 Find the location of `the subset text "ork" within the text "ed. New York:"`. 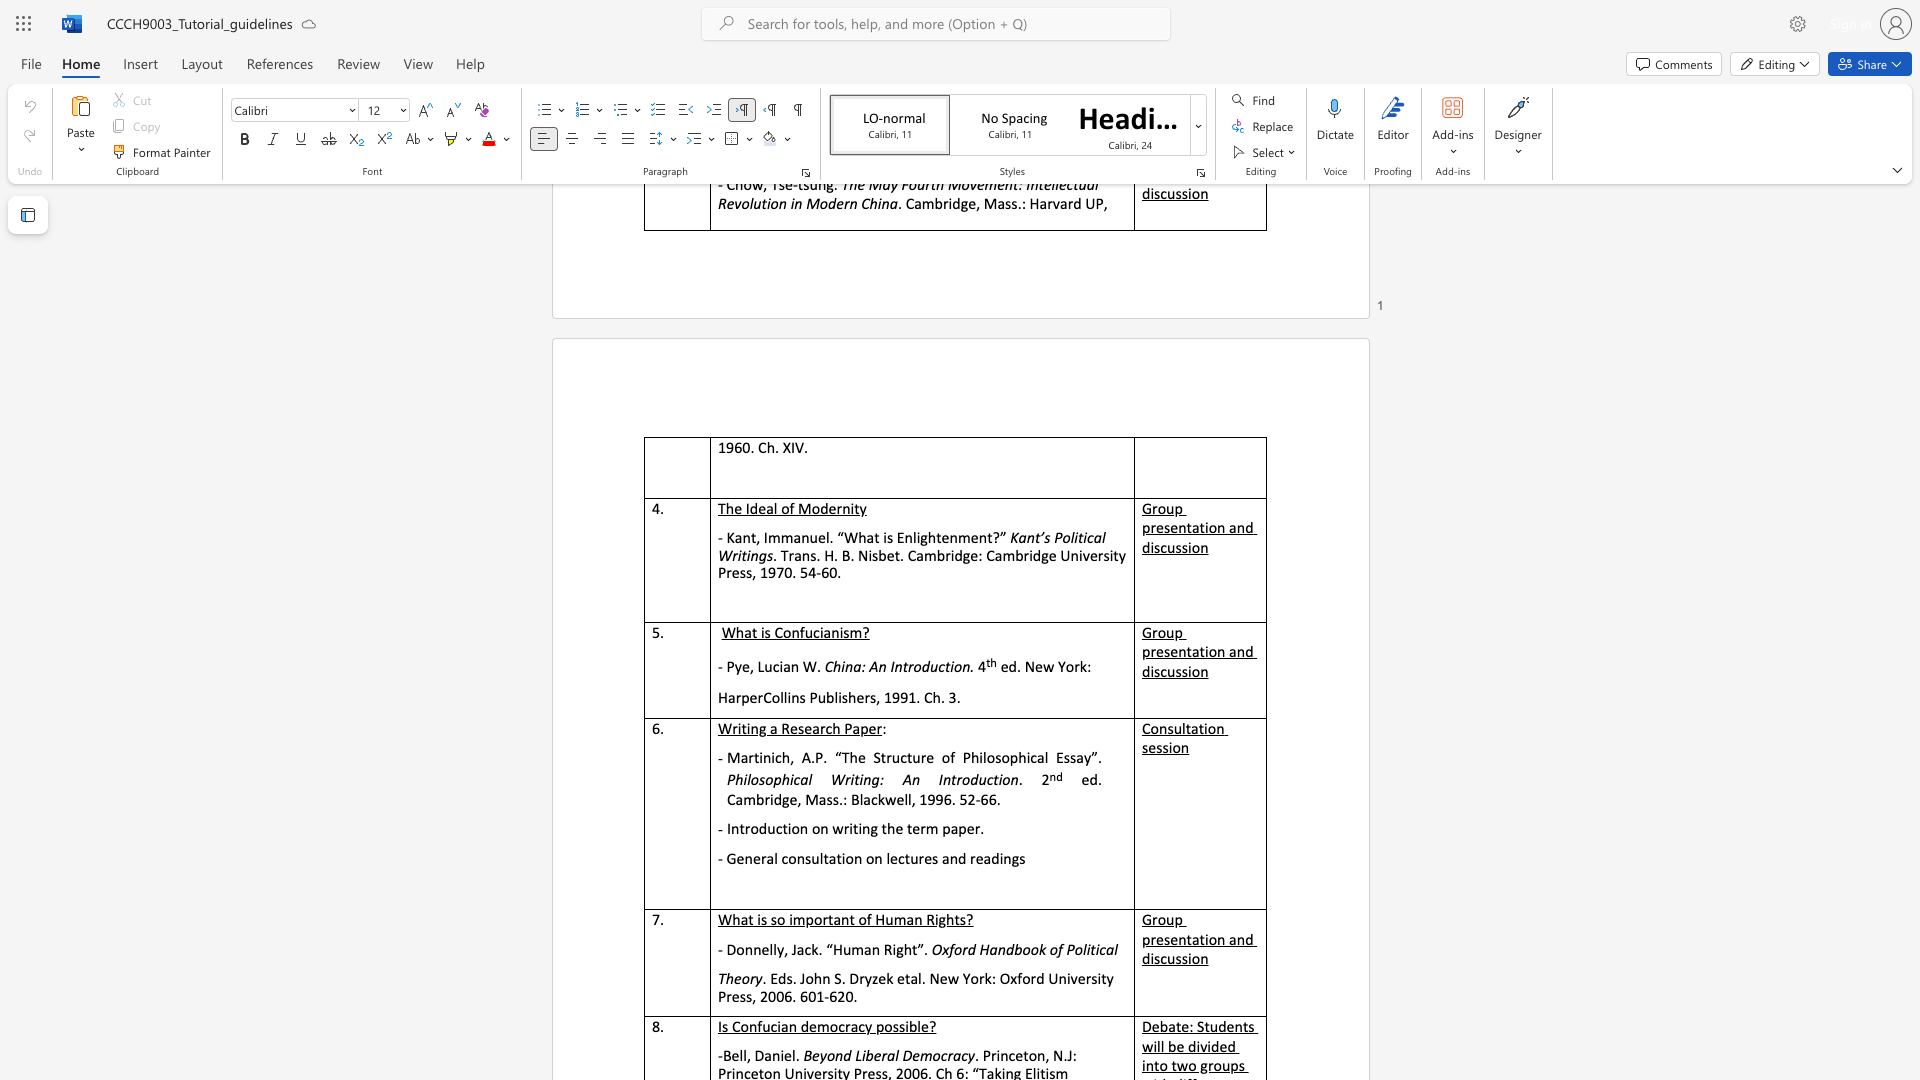

the subset text "ork" within the text "ed. New York:" is located at coordinates (1064, 666).